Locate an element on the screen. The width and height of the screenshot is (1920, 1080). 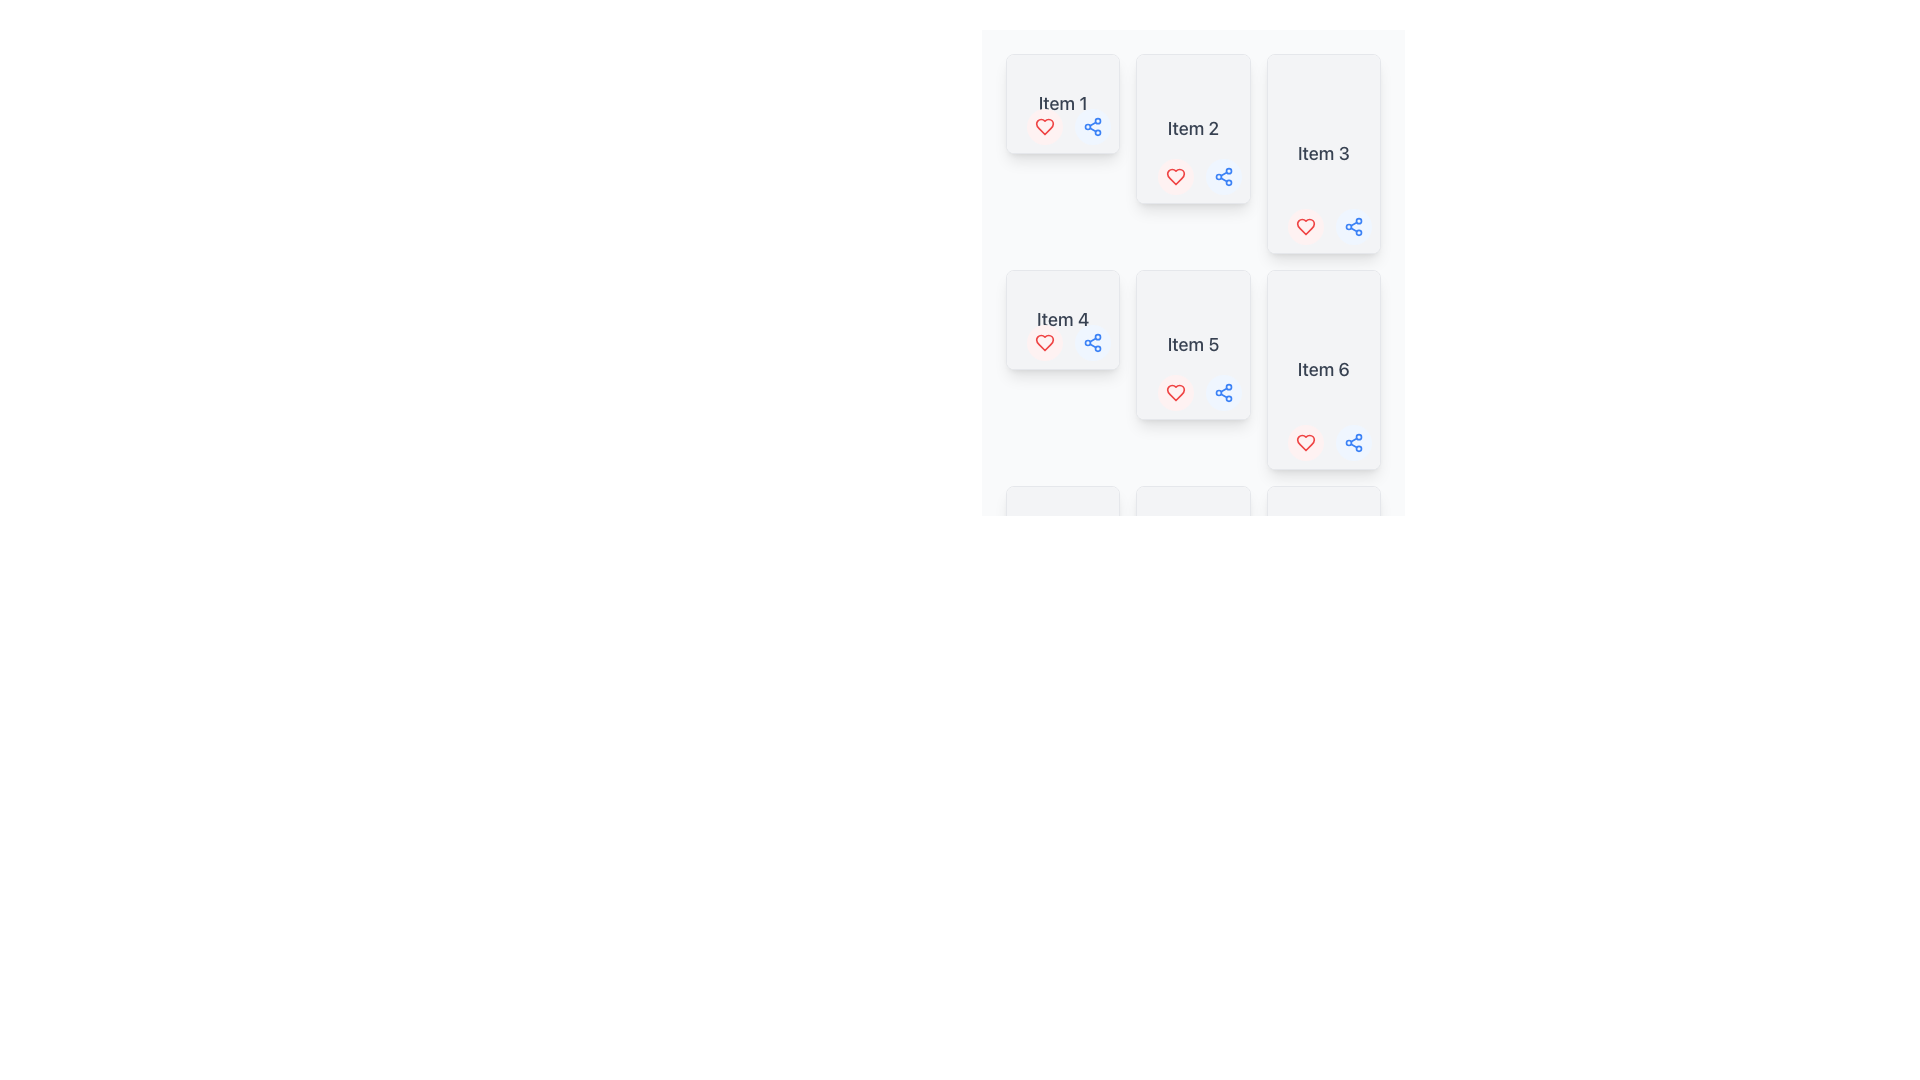
the circular button with a light blue background and a share icon is located at coordinates (1092, 342).